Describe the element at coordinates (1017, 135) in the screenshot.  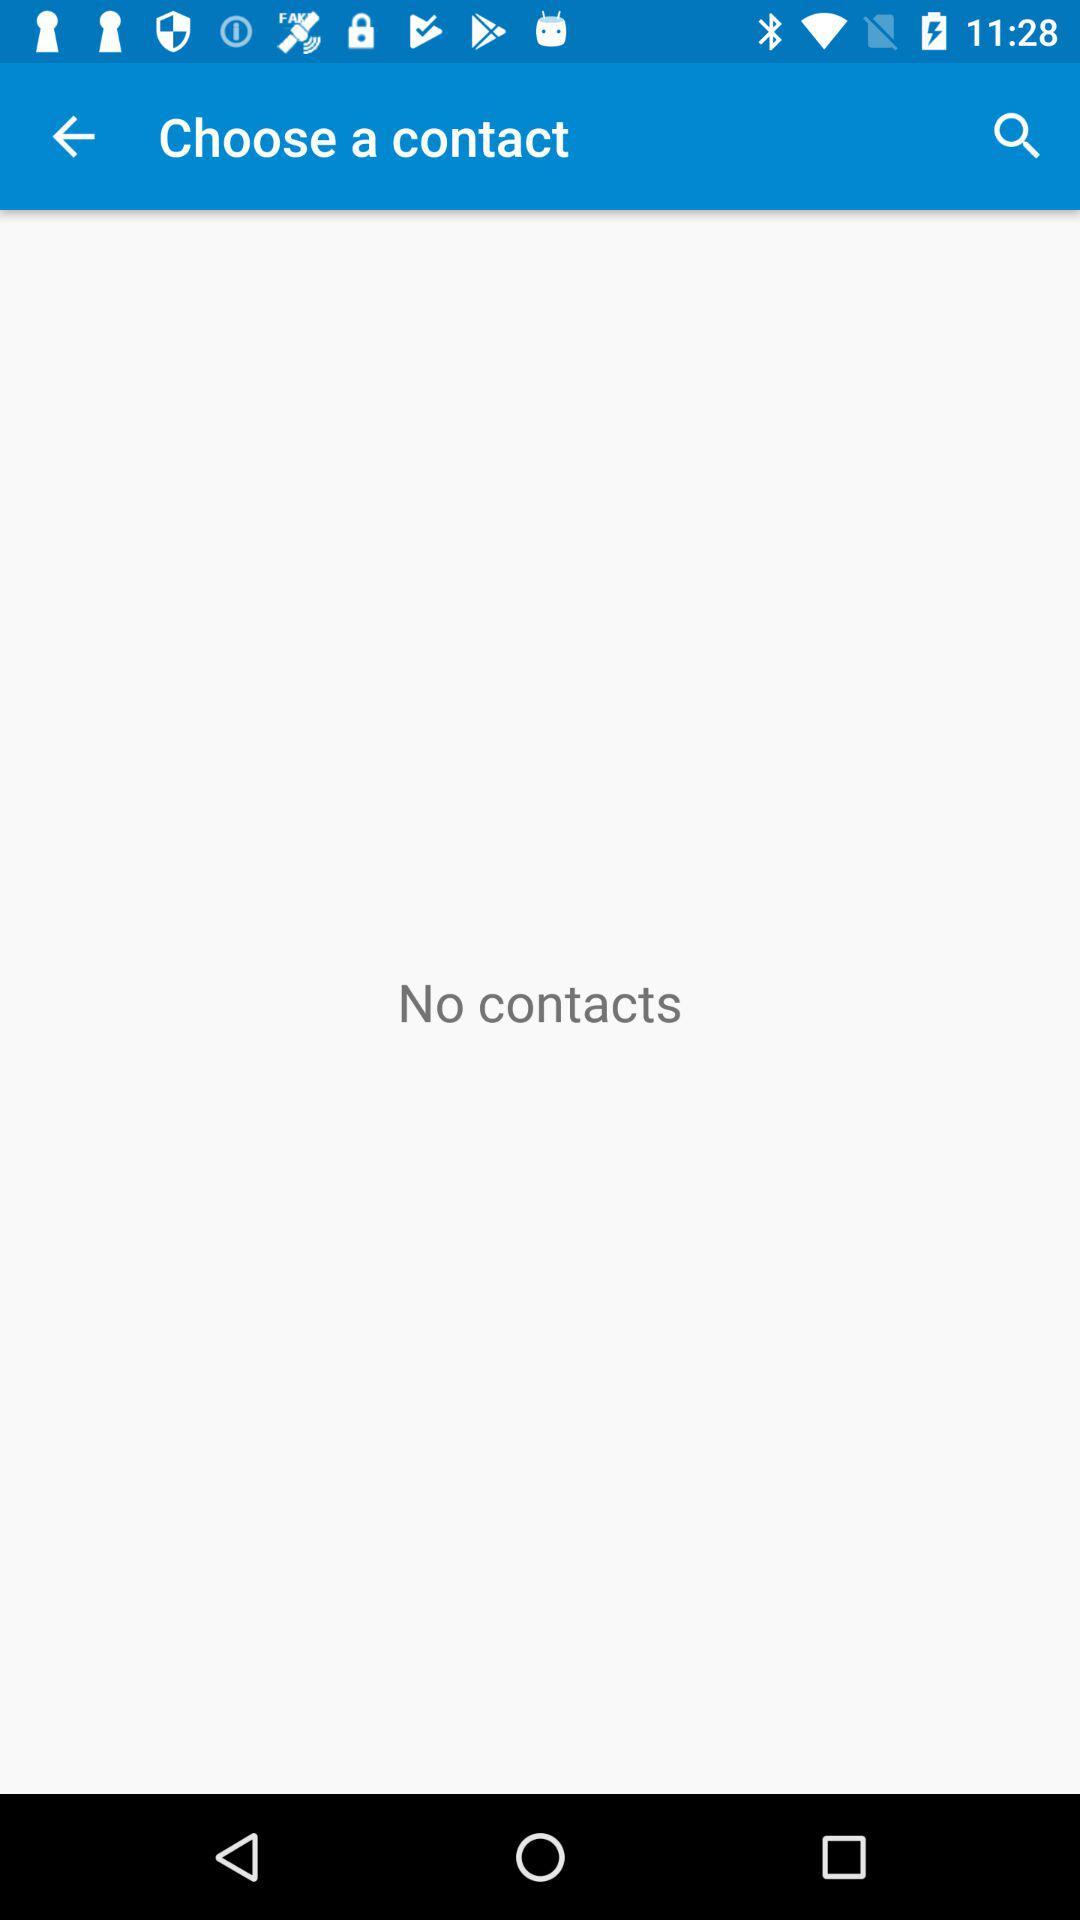
I see `the icon next to choose a contact item` at that location.